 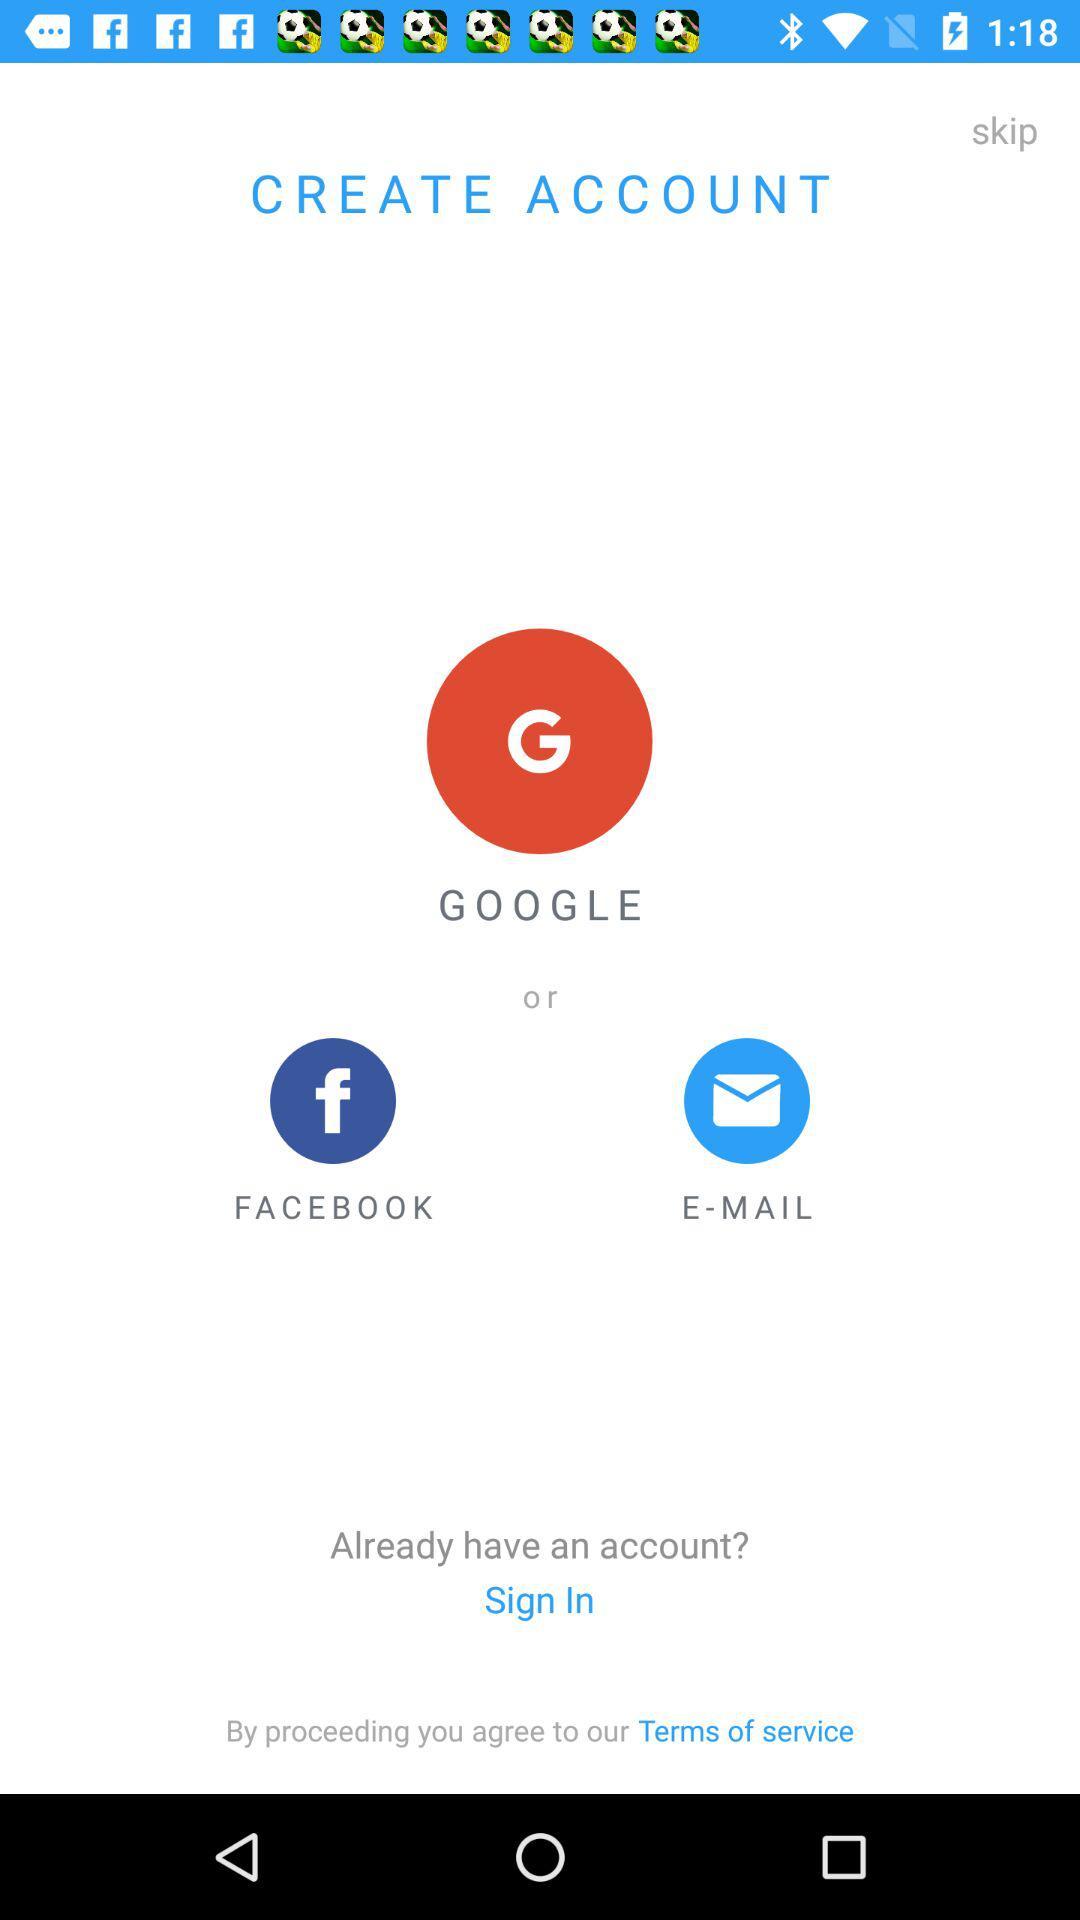 I want to click on skip, so click(x=1004, y=128).